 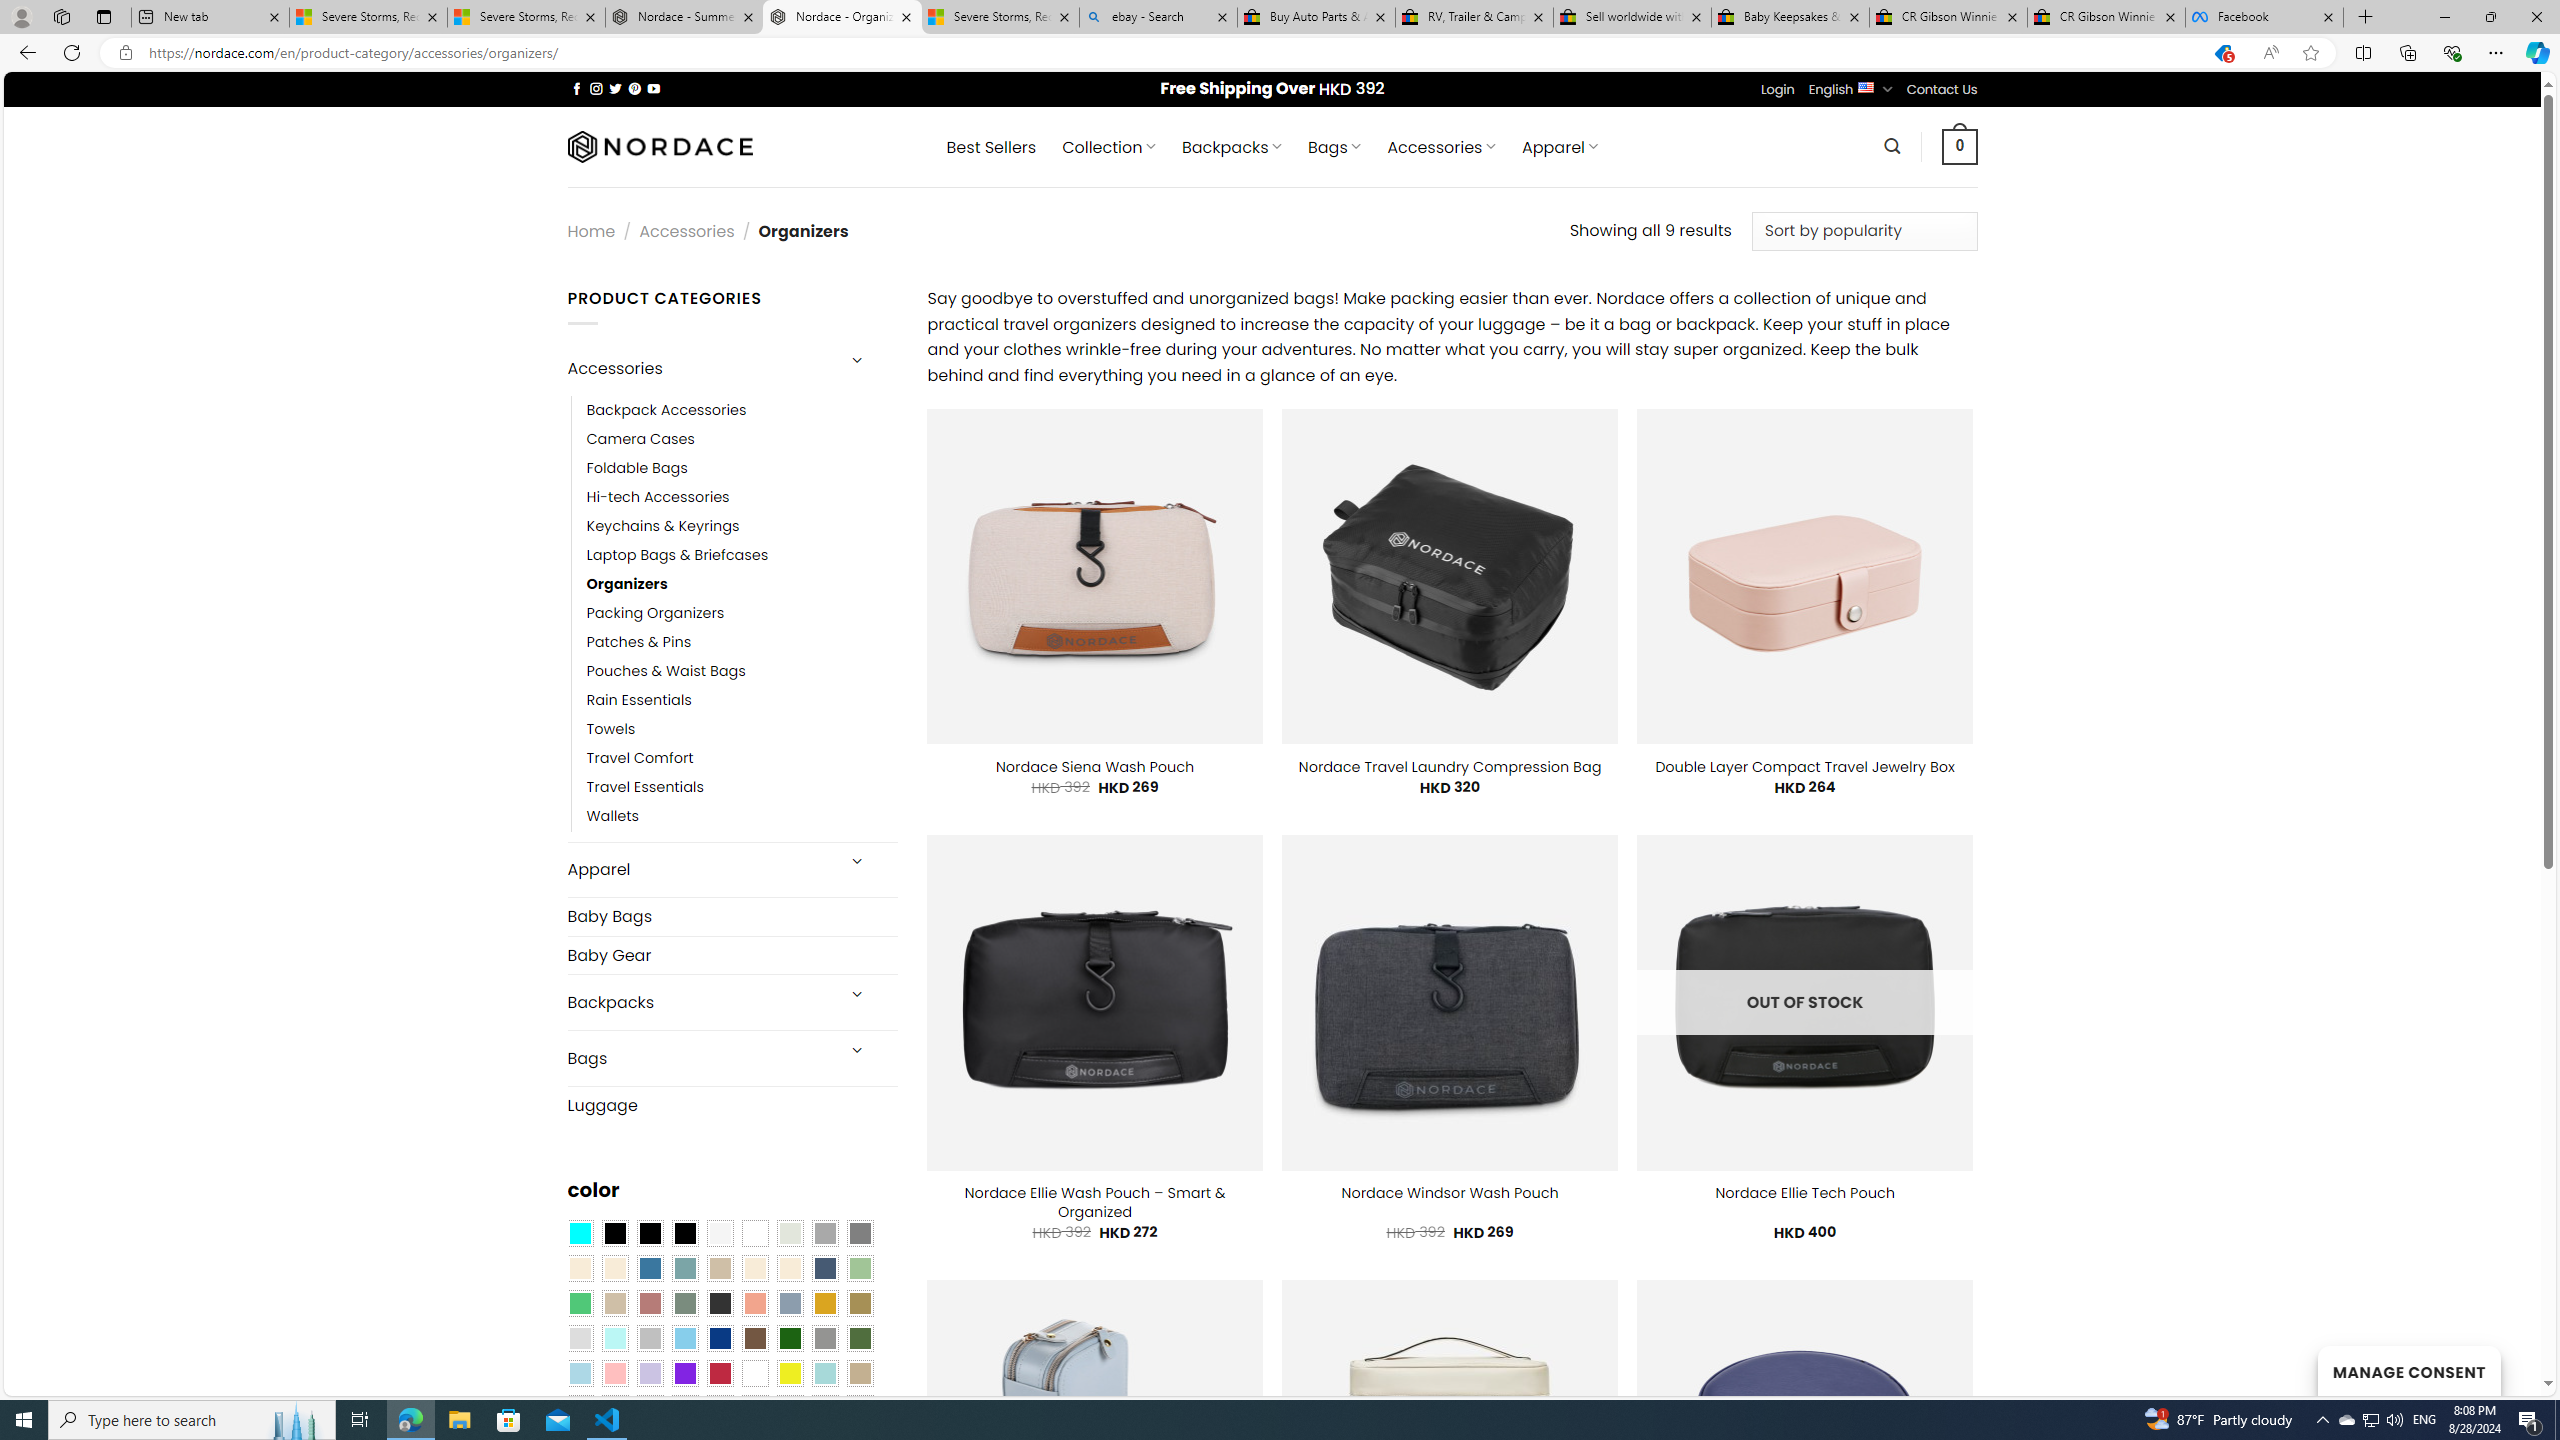 I want to click on 'Mint', so click(x=613, y=1338).